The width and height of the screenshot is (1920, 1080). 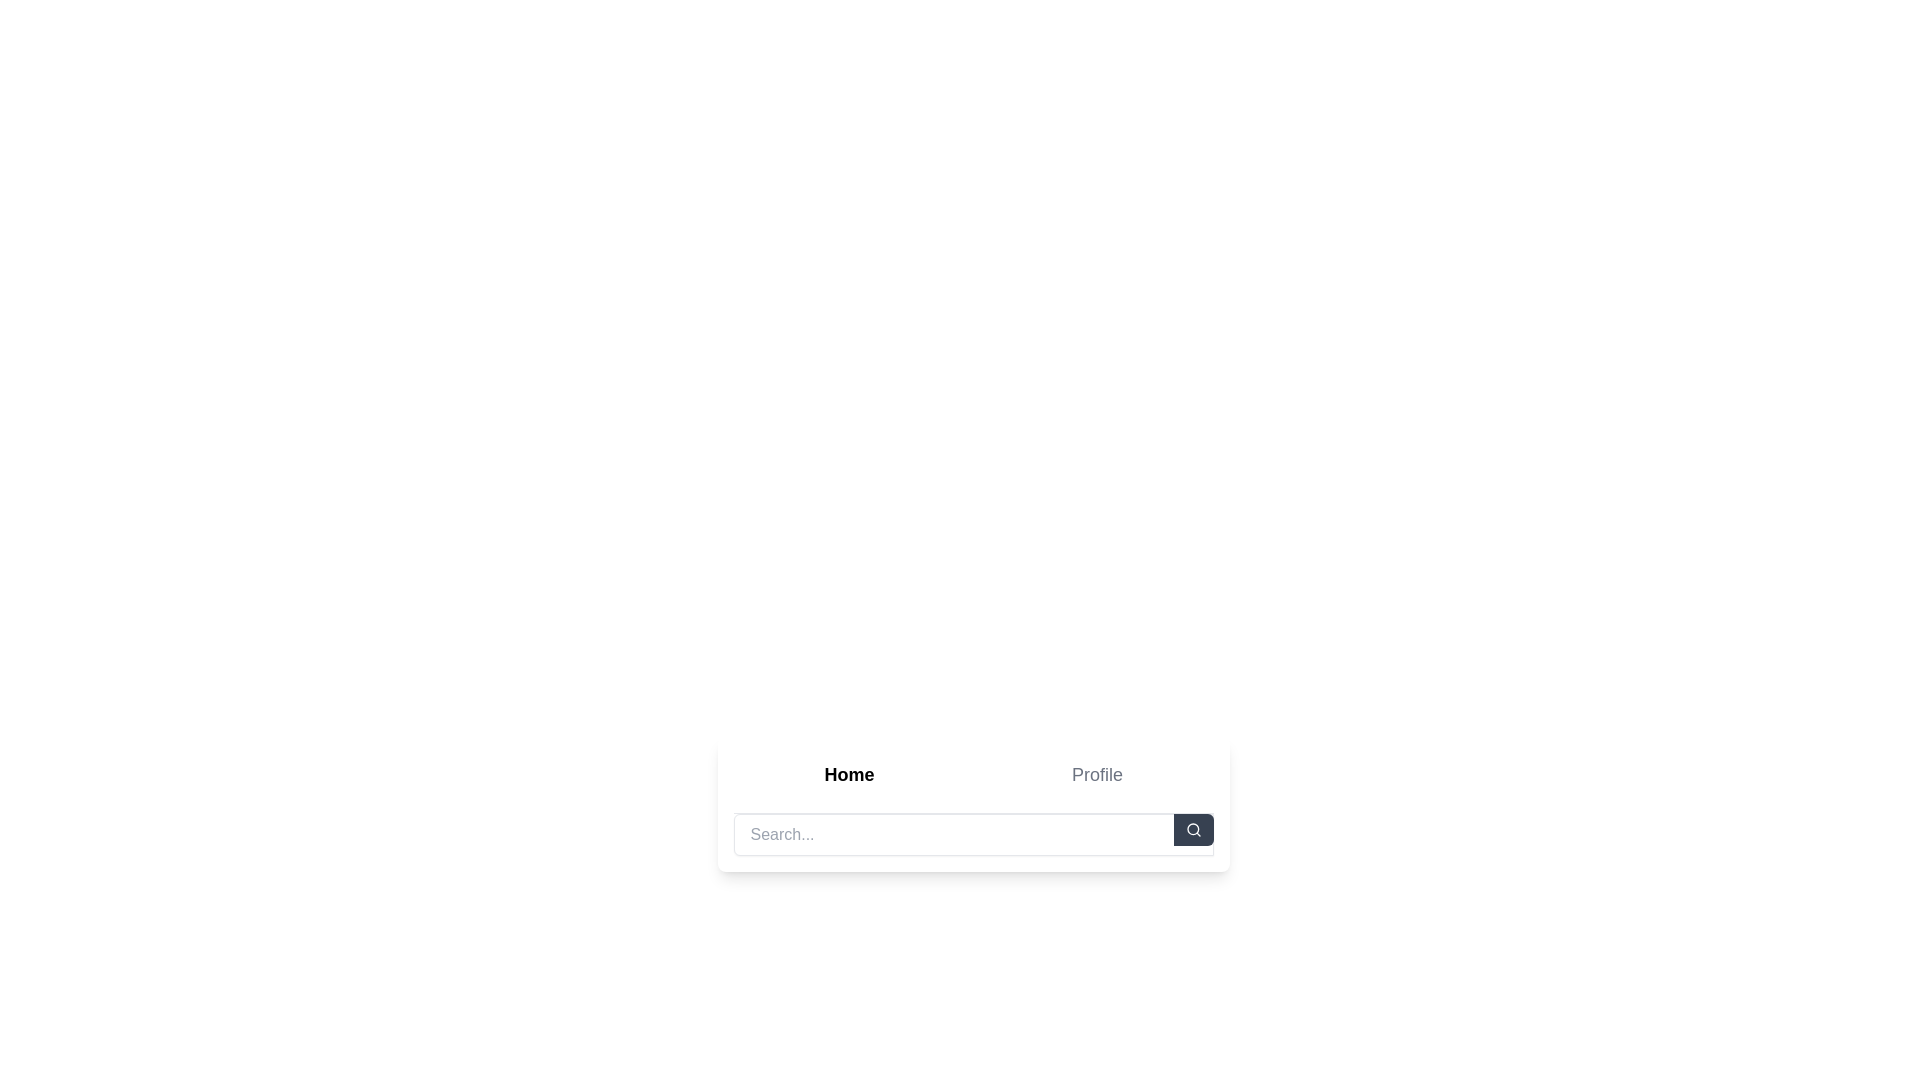 I want to click on the magnifying glass icon located at the far-right end of the input box section to initiate a search, so click(x=1193, y=829).